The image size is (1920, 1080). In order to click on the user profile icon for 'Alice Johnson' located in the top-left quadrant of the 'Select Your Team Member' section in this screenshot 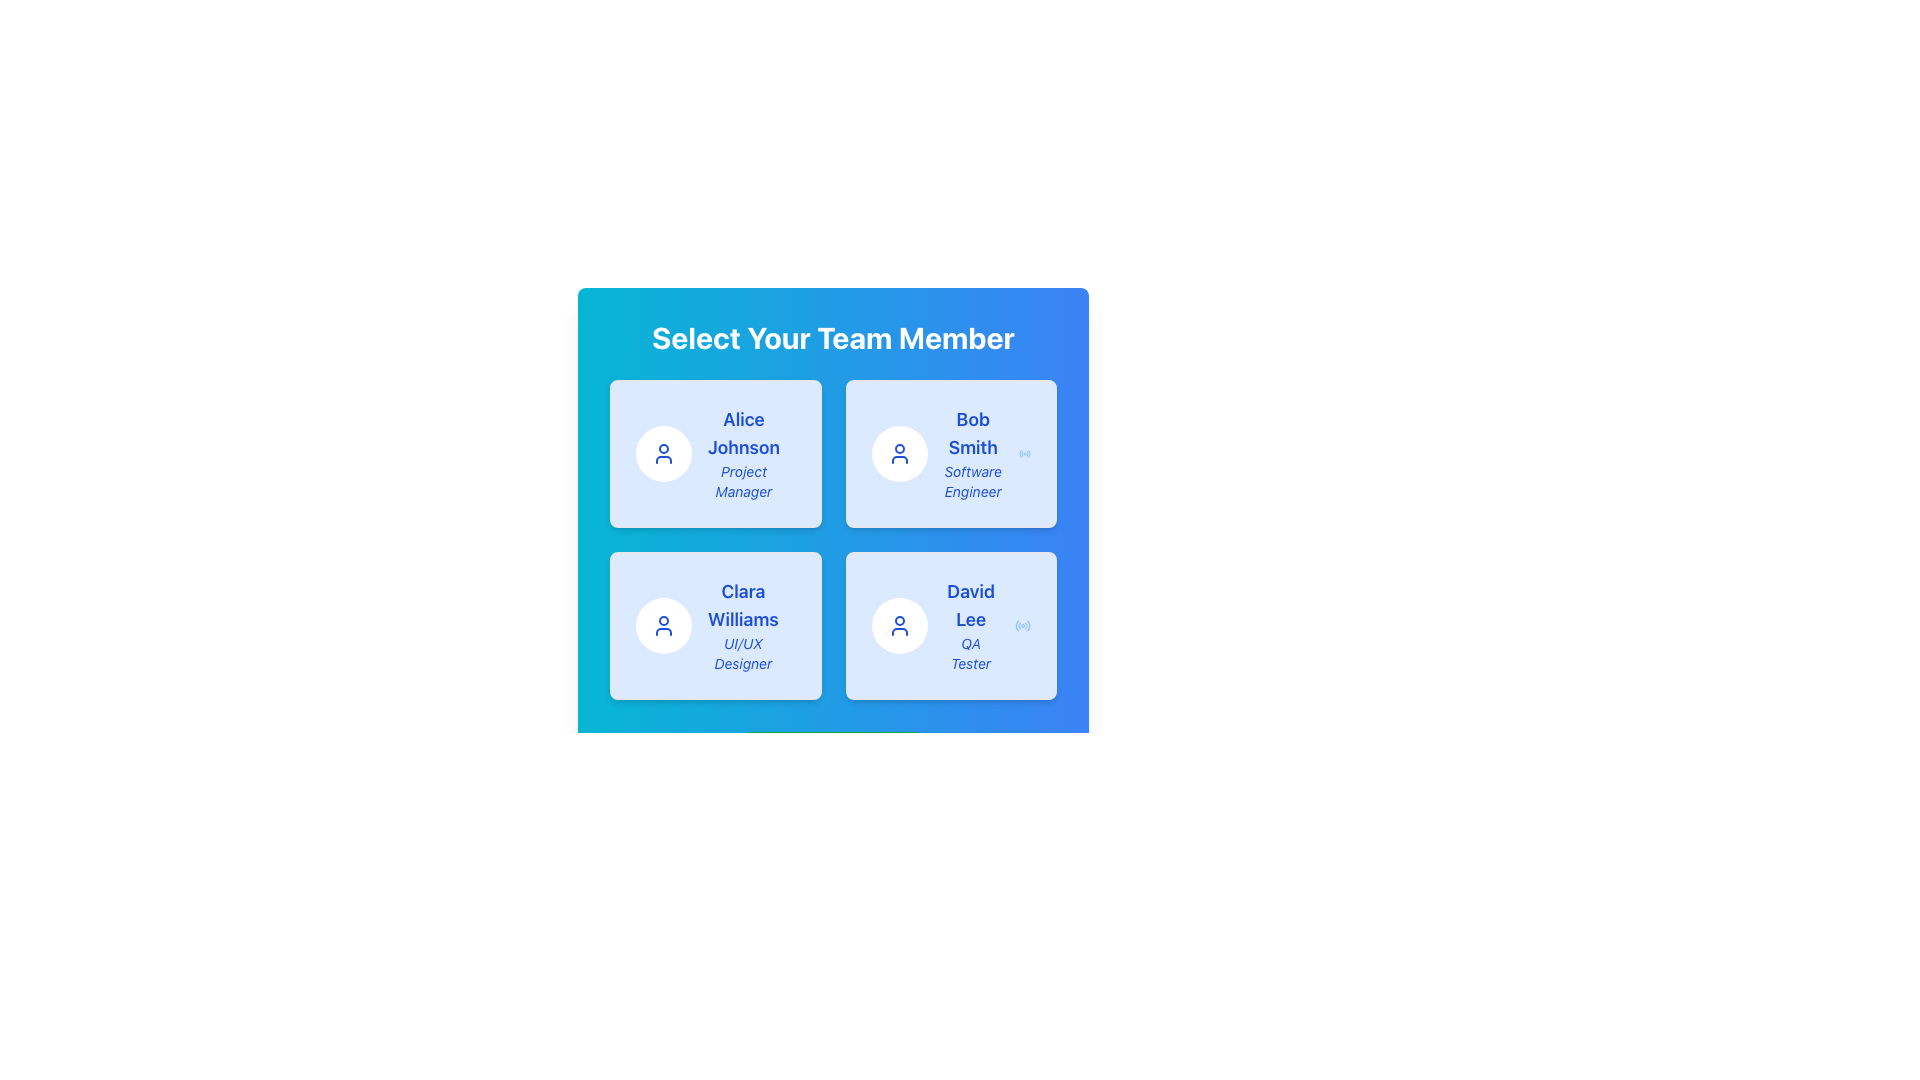, I will do `click(663, 454)`.